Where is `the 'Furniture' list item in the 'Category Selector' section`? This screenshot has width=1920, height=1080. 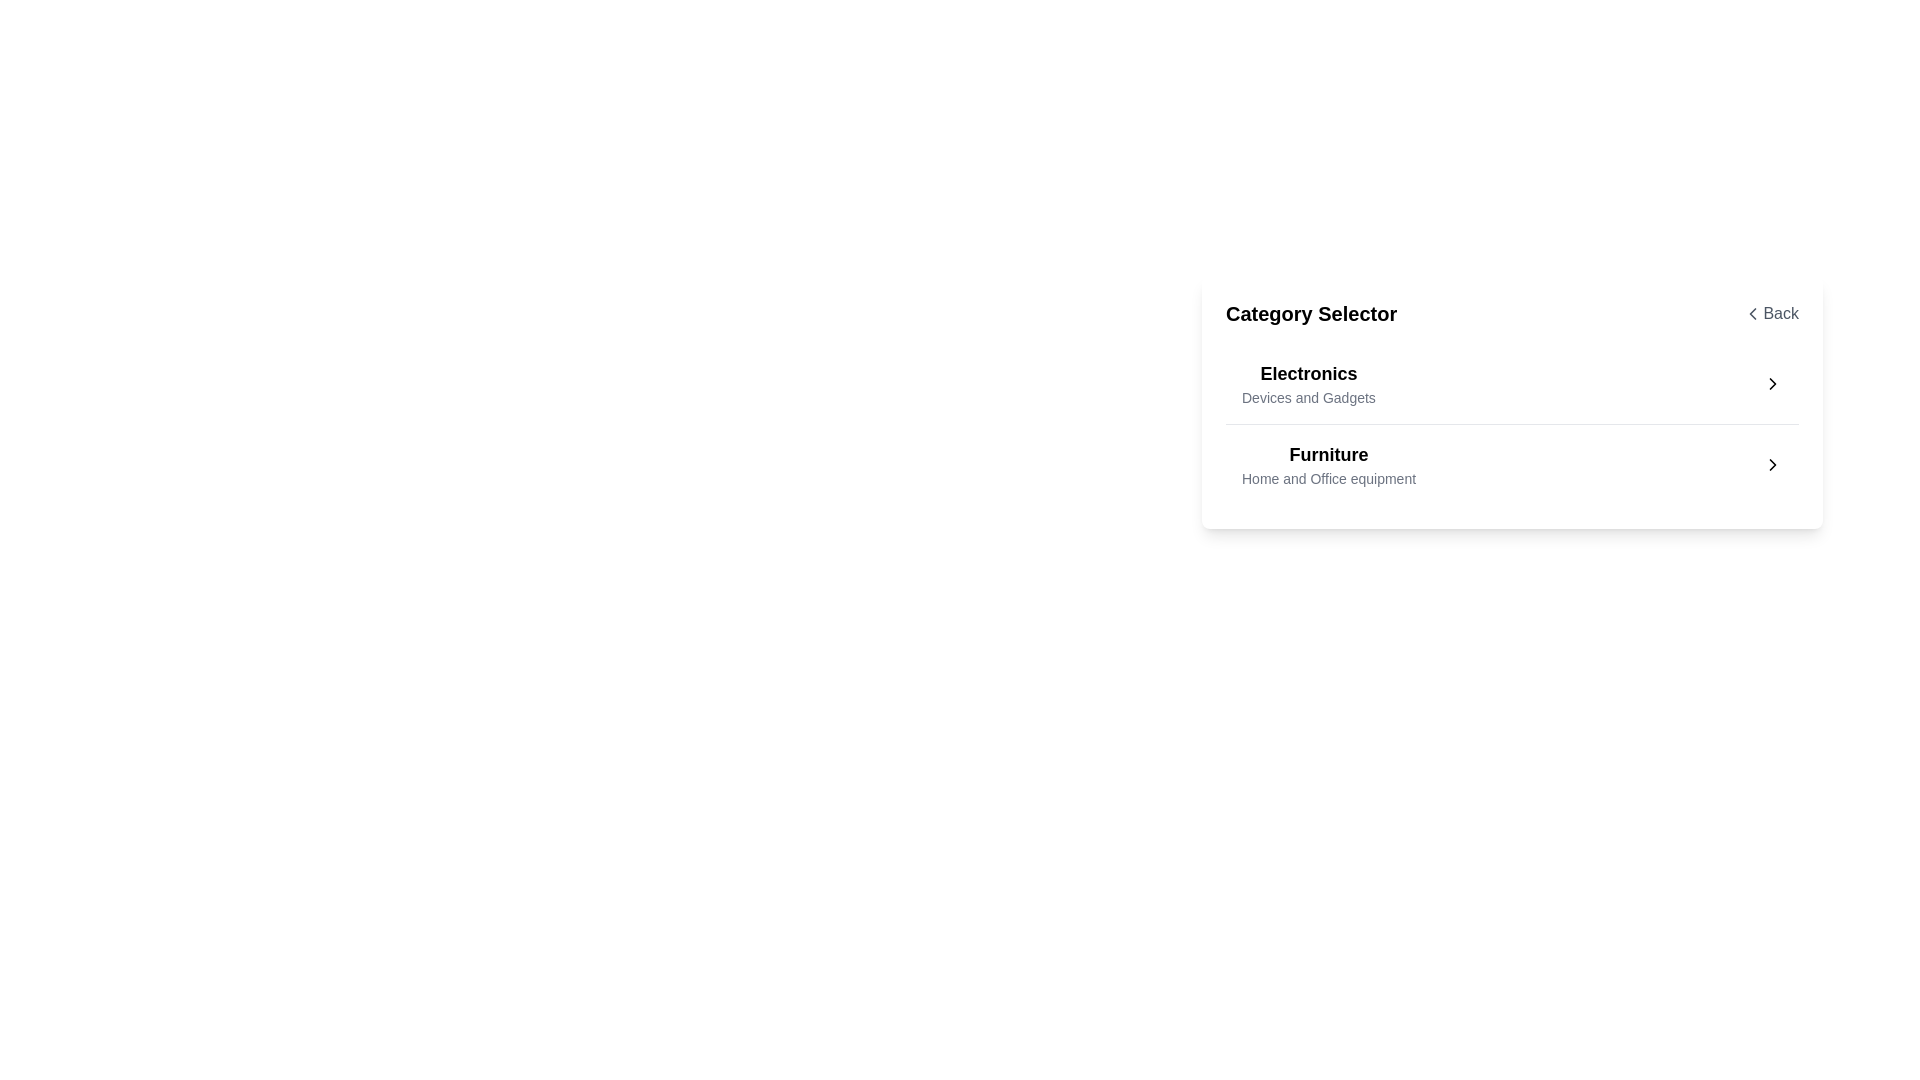
the 'Furniture' list item in the 'Category Selector' section is located at coordinates (1329, 465).